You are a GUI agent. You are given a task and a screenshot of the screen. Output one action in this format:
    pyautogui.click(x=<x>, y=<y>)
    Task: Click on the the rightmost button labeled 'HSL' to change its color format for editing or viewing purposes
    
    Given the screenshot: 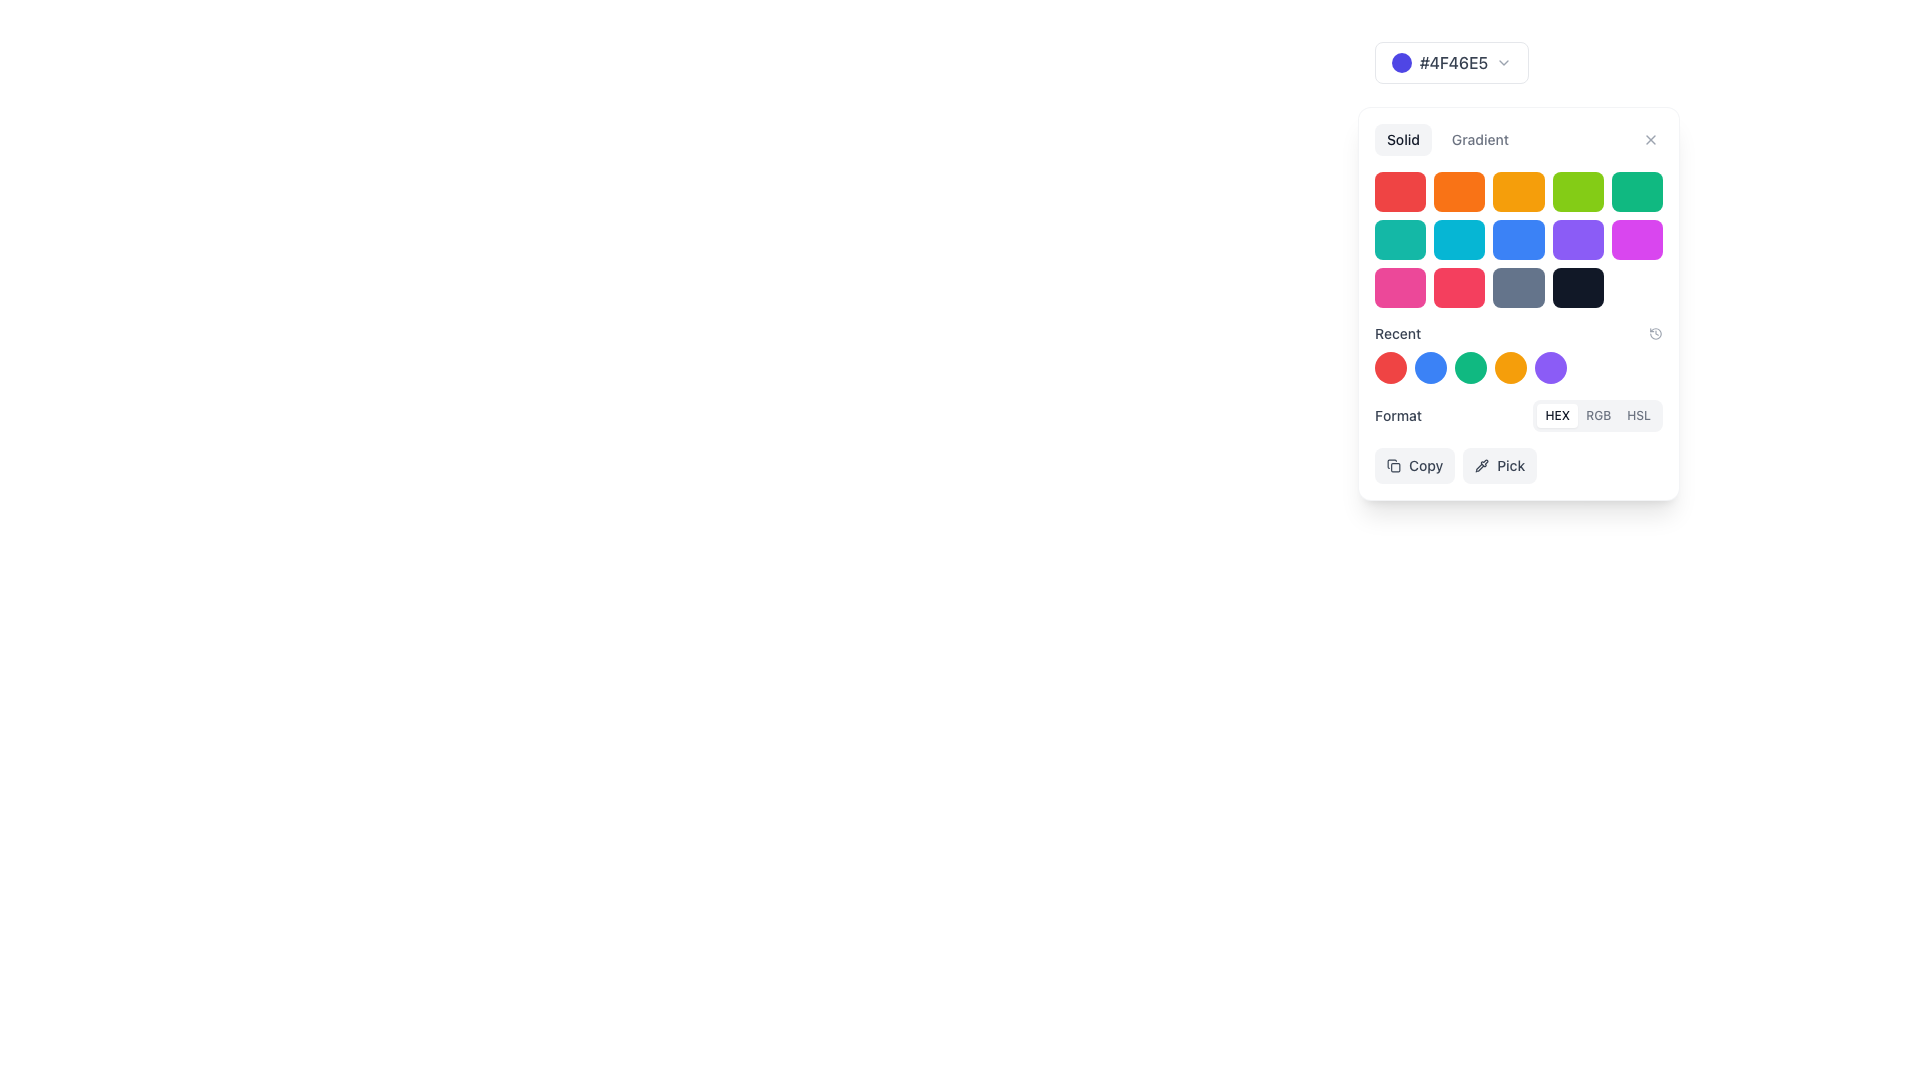 What is the action you would take?
    pyautogui.click(x=1639, y=415)
    